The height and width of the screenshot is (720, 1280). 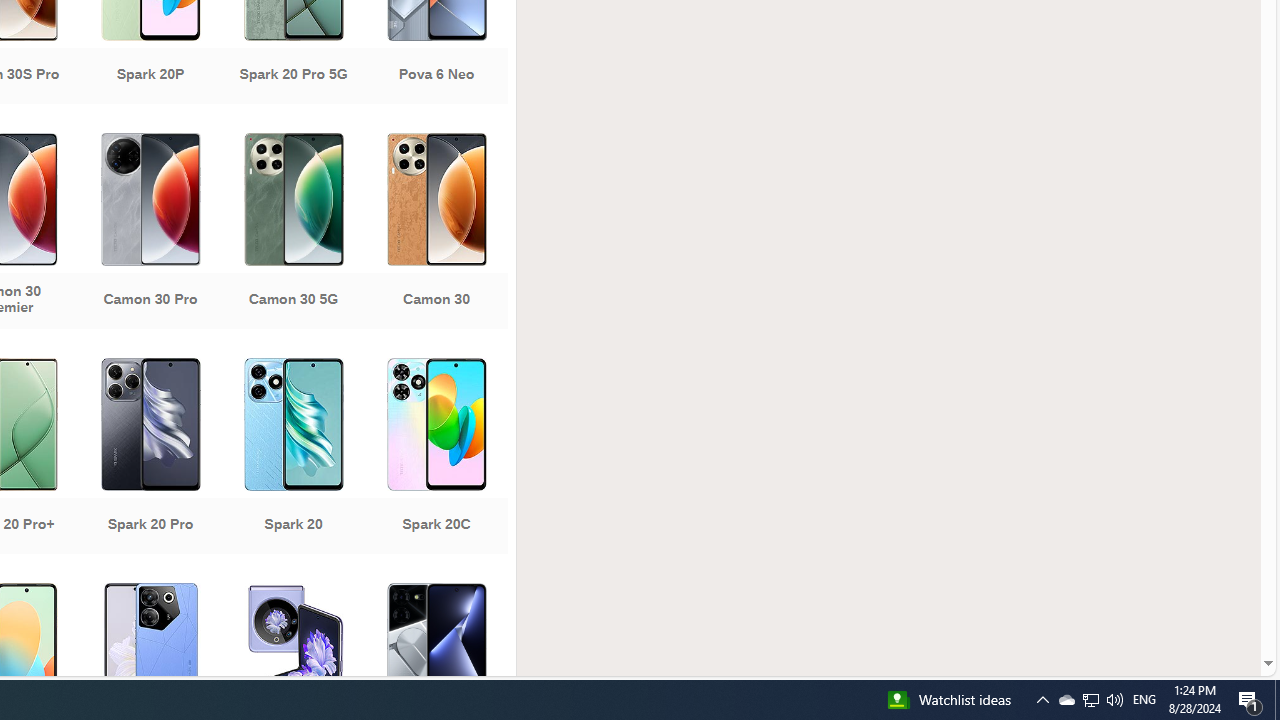 I want to click on 'Spark 20 Pro', so click(x=149, y=458).